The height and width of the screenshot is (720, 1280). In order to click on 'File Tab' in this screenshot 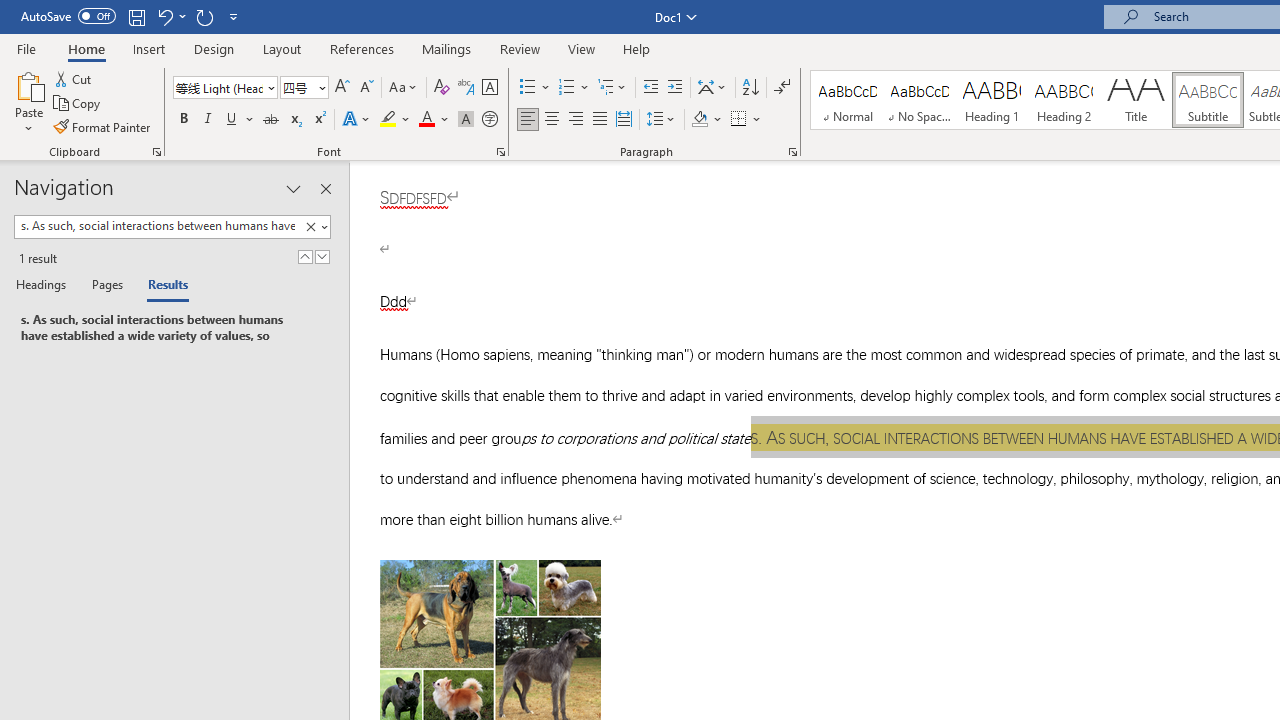, I will do `click(26, 47)`.